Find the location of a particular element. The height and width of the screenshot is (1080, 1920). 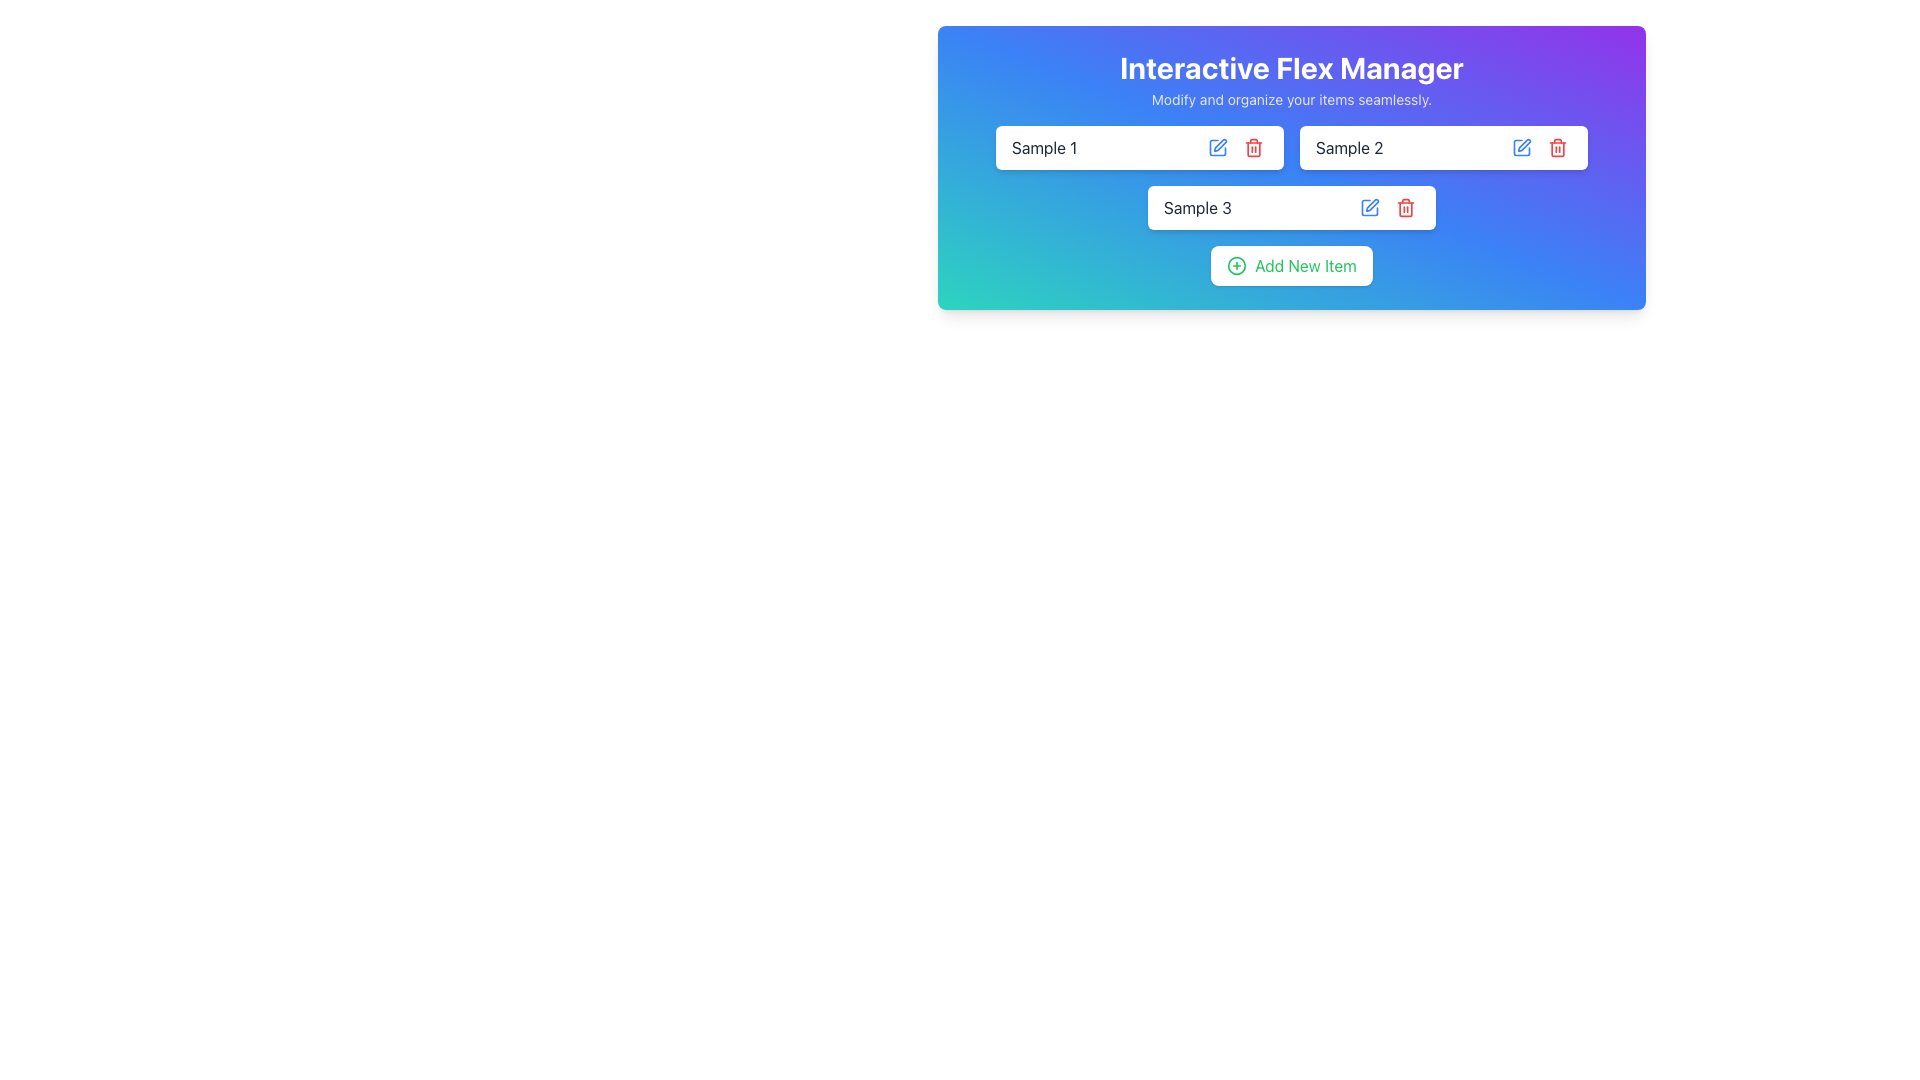

the edit button SVG icon located on the top-right of the 'Sample 1' text input field is located at coordinates (1217, 146).